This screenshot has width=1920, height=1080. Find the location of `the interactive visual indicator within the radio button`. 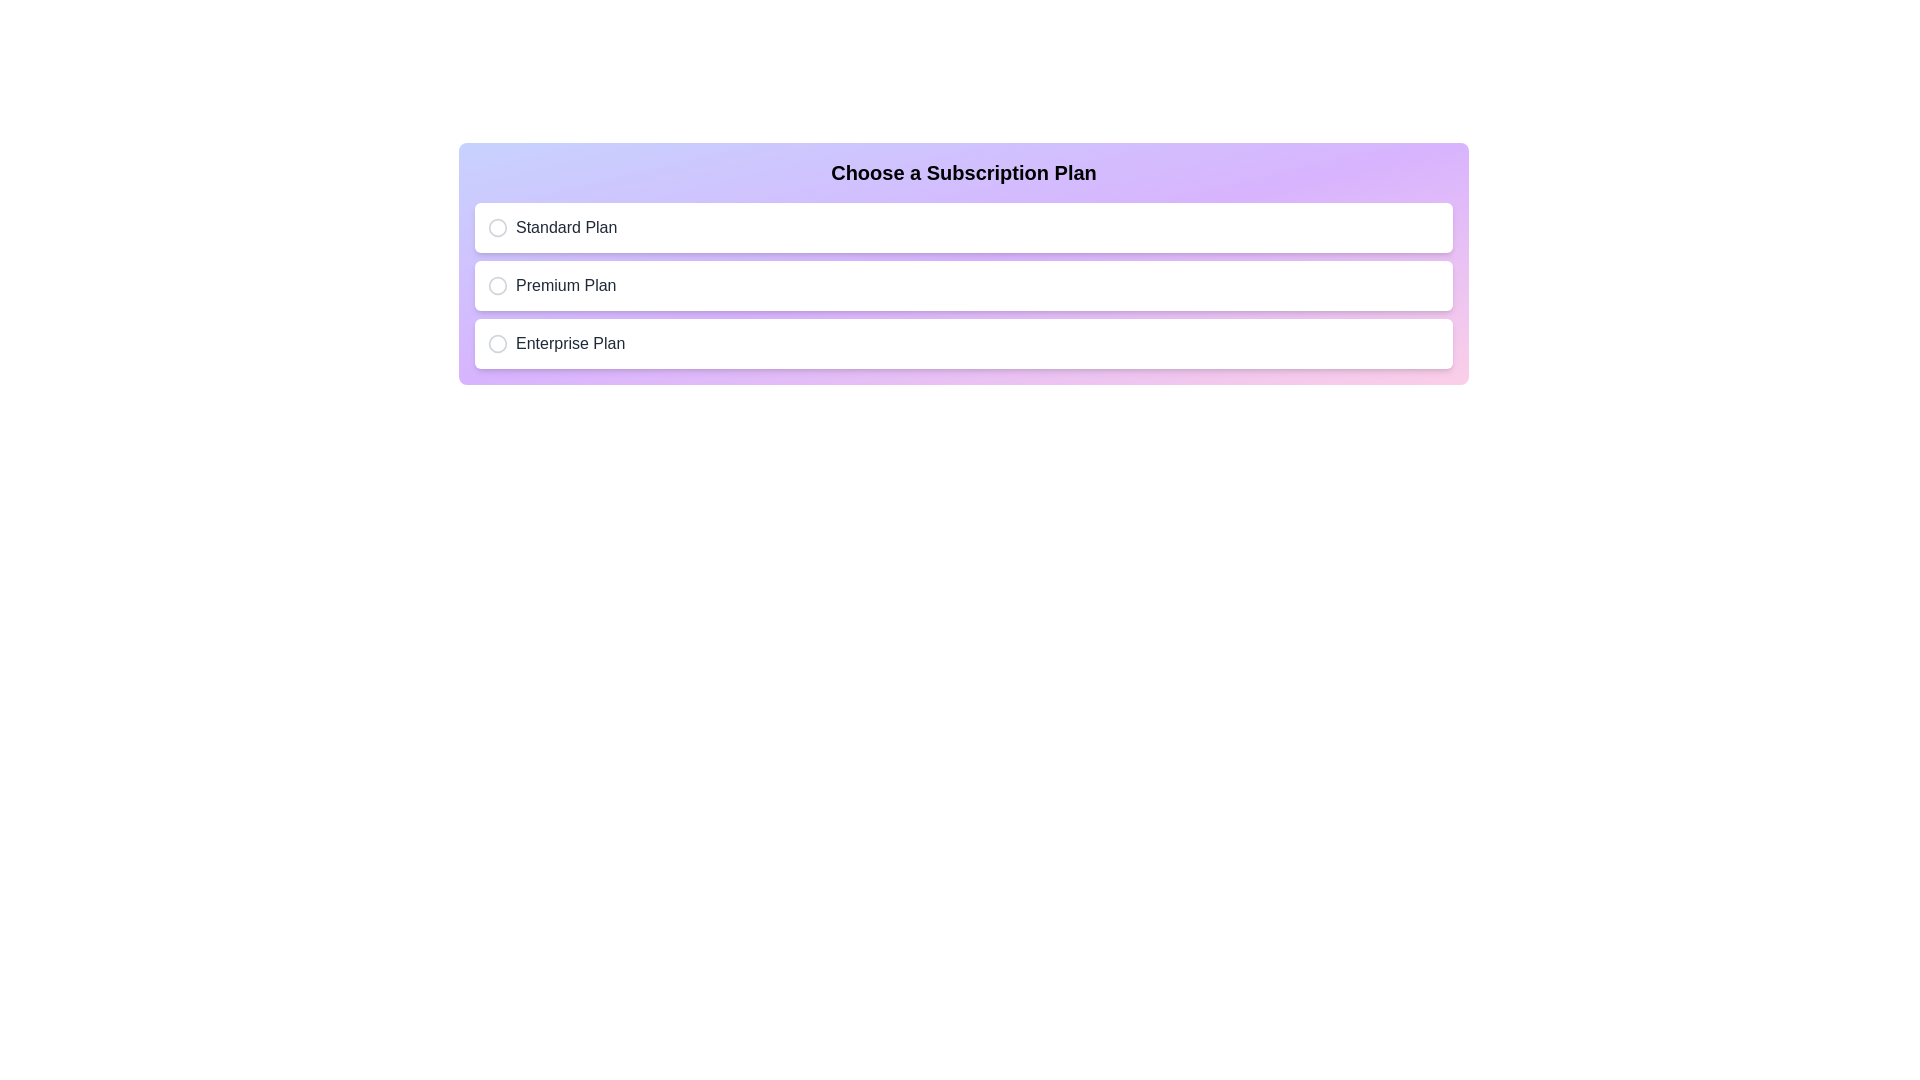

the interactive visual indicator within the radio button is located at coordinates (498, 285).